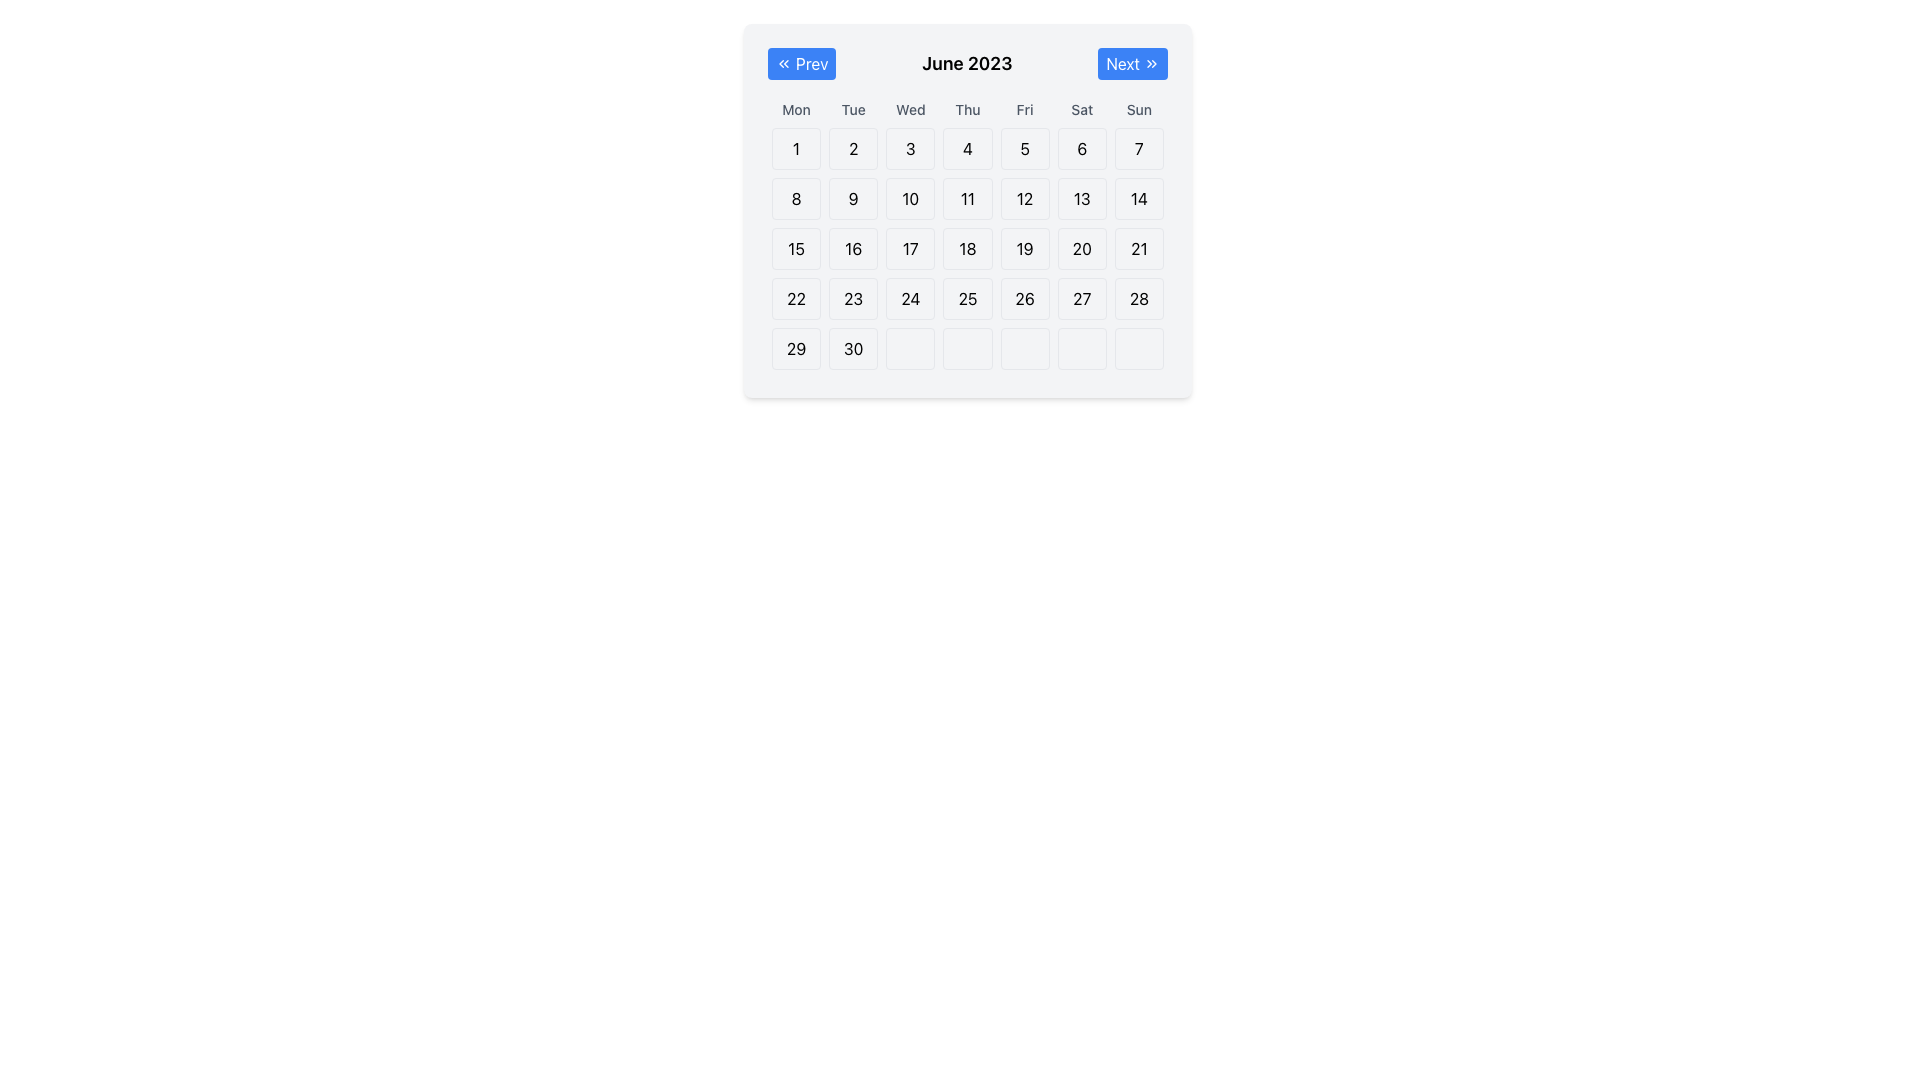 The image size is (1920, 1080). What do you see at coordinates (1152, 63) in the screenshot?
I see `the rightward-pointing double-chevron icon with a blue background located inside the 'Next' button on the calendar view for accessibility` at bounding box center [1152, 63].